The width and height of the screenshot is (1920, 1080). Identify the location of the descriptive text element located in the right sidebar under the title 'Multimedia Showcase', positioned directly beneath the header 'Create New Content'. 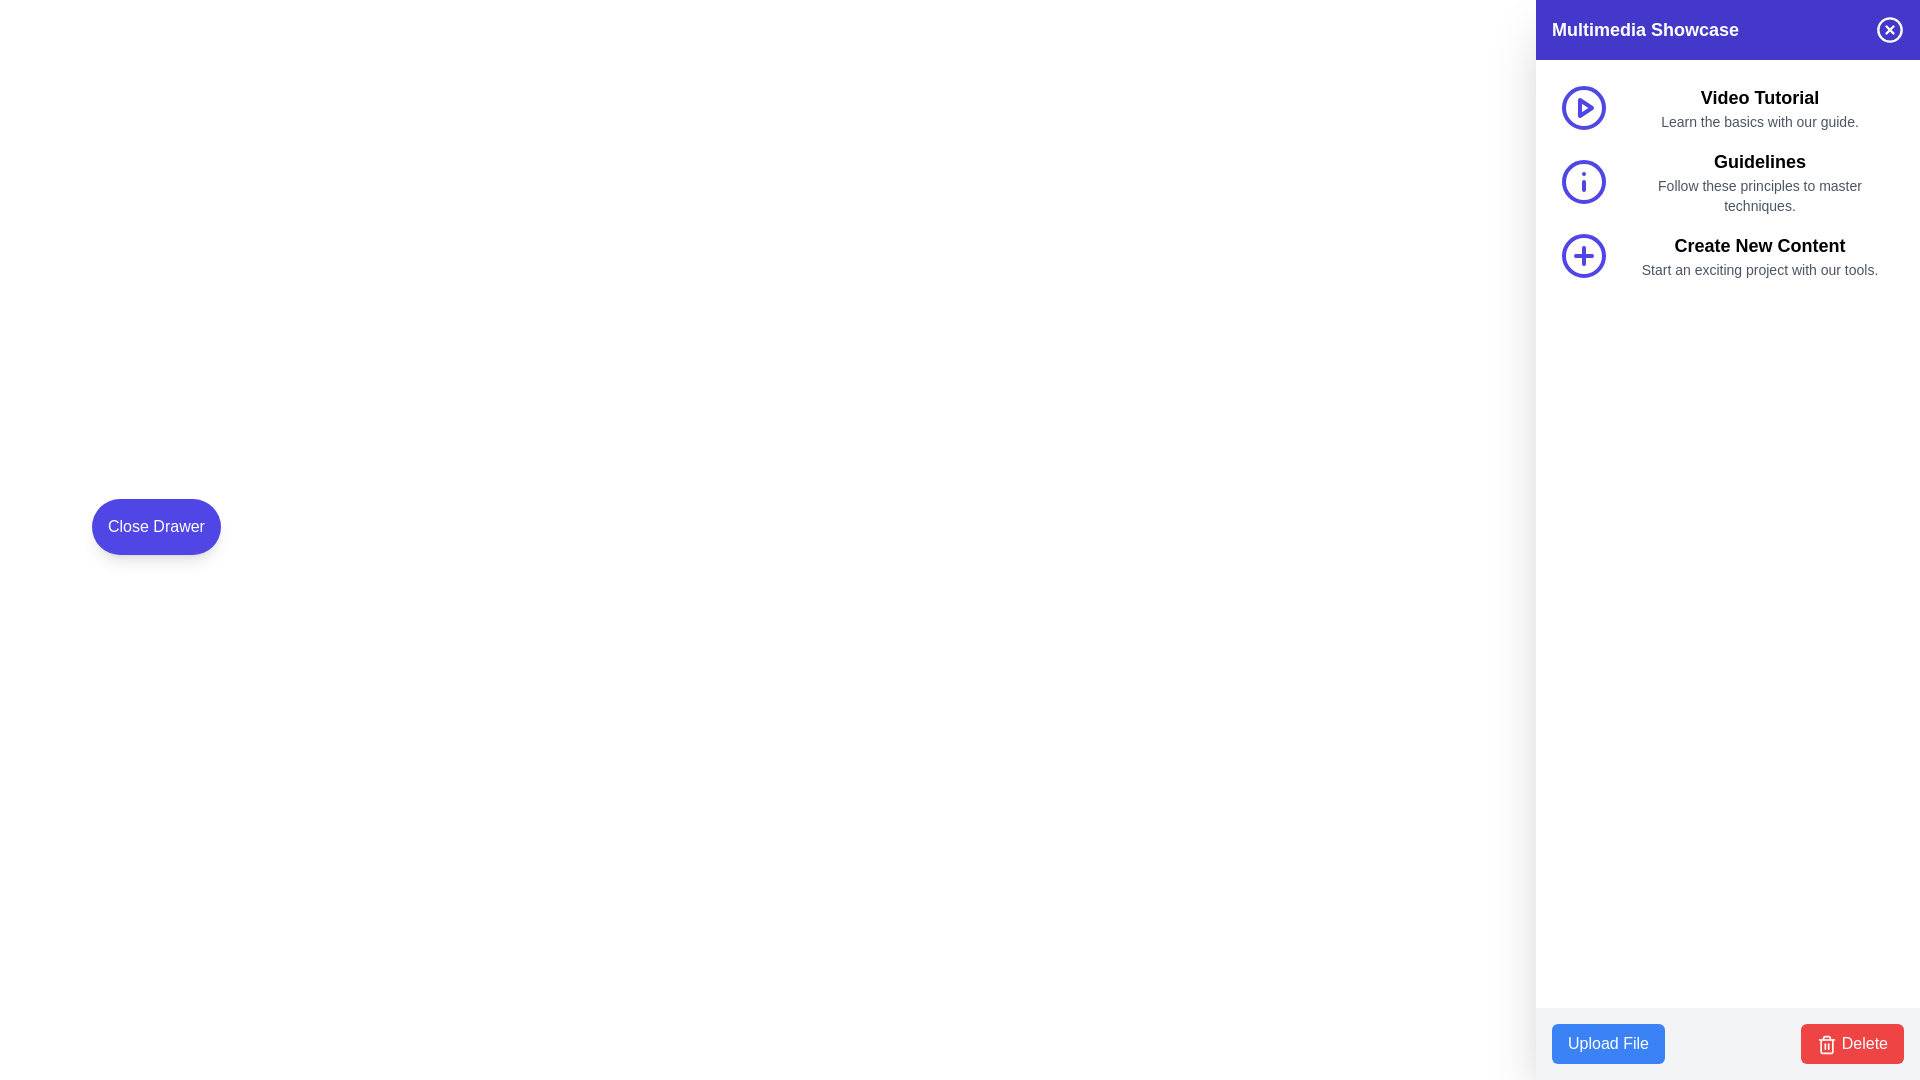
(1760, 270).